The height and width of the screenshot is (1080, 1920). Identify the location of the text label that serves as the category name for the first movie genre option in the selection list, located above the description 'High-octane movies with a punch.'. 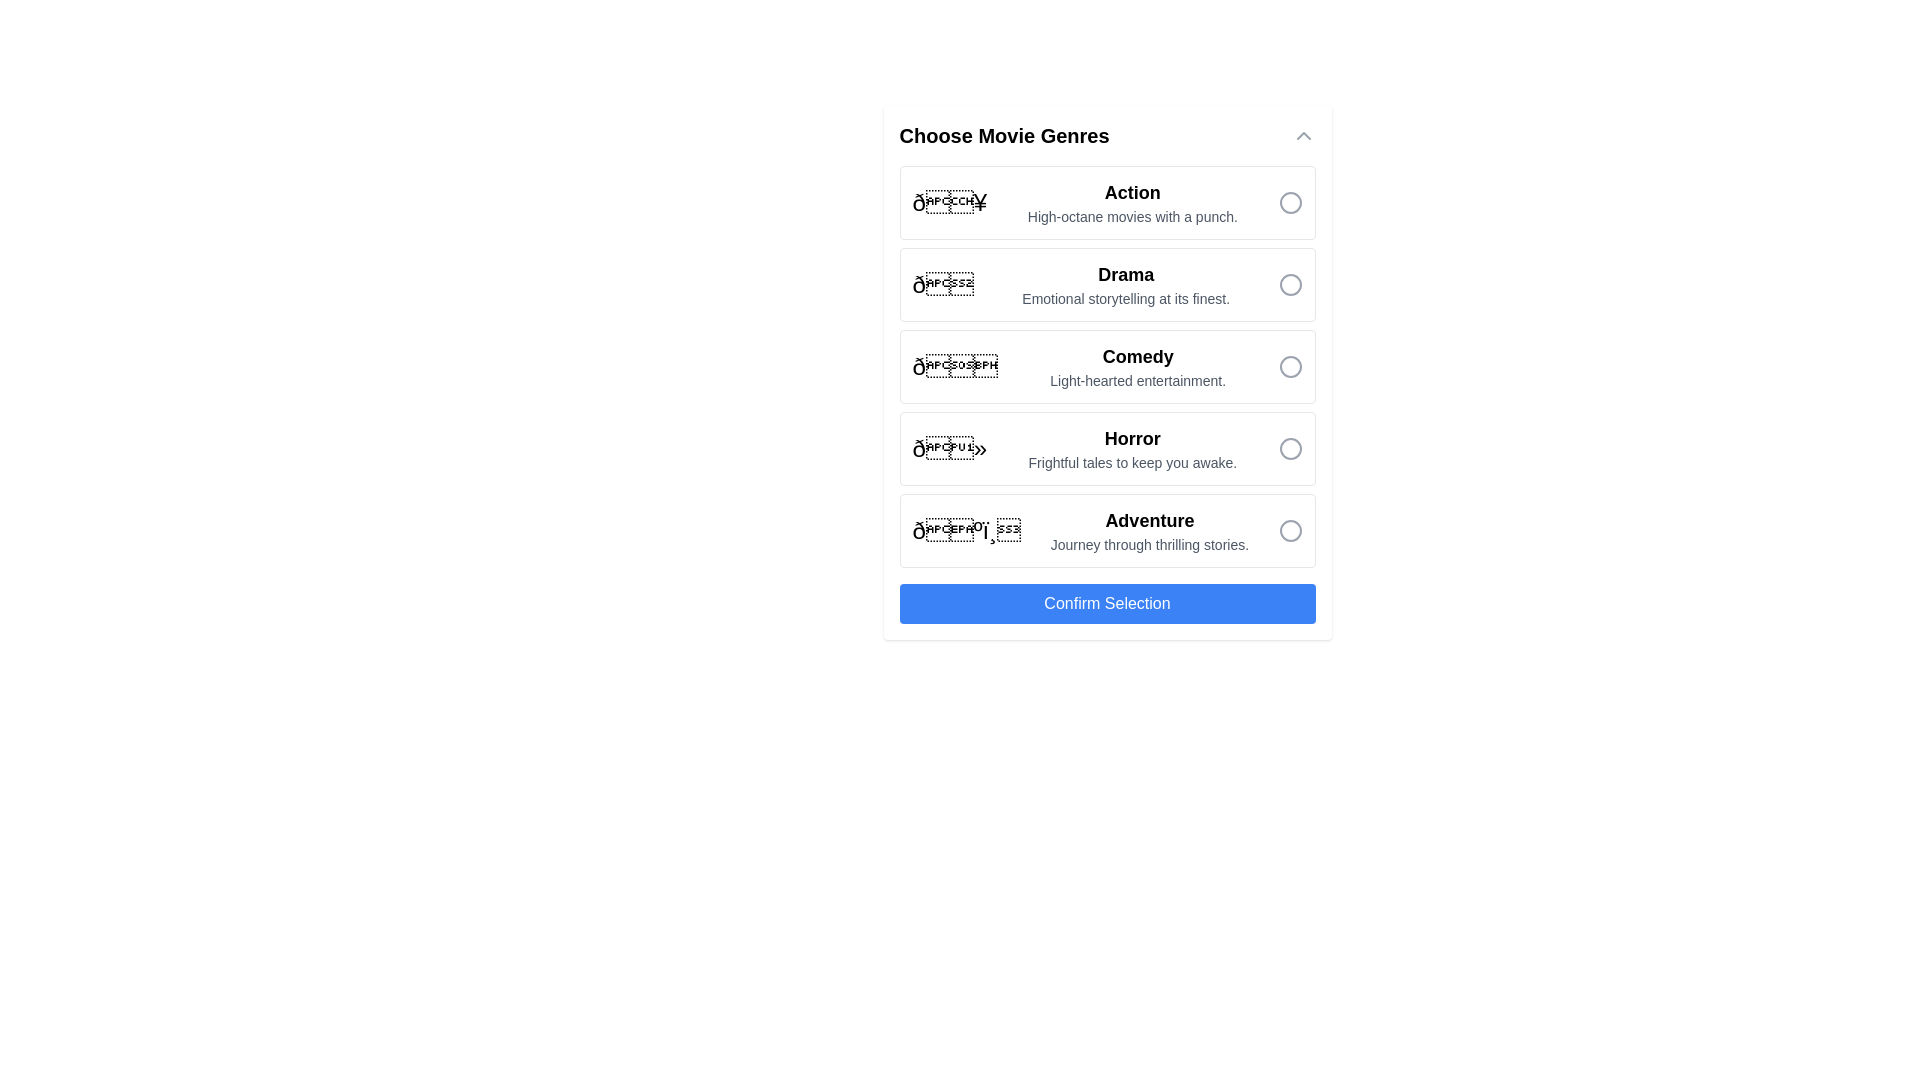
(1132, 192).